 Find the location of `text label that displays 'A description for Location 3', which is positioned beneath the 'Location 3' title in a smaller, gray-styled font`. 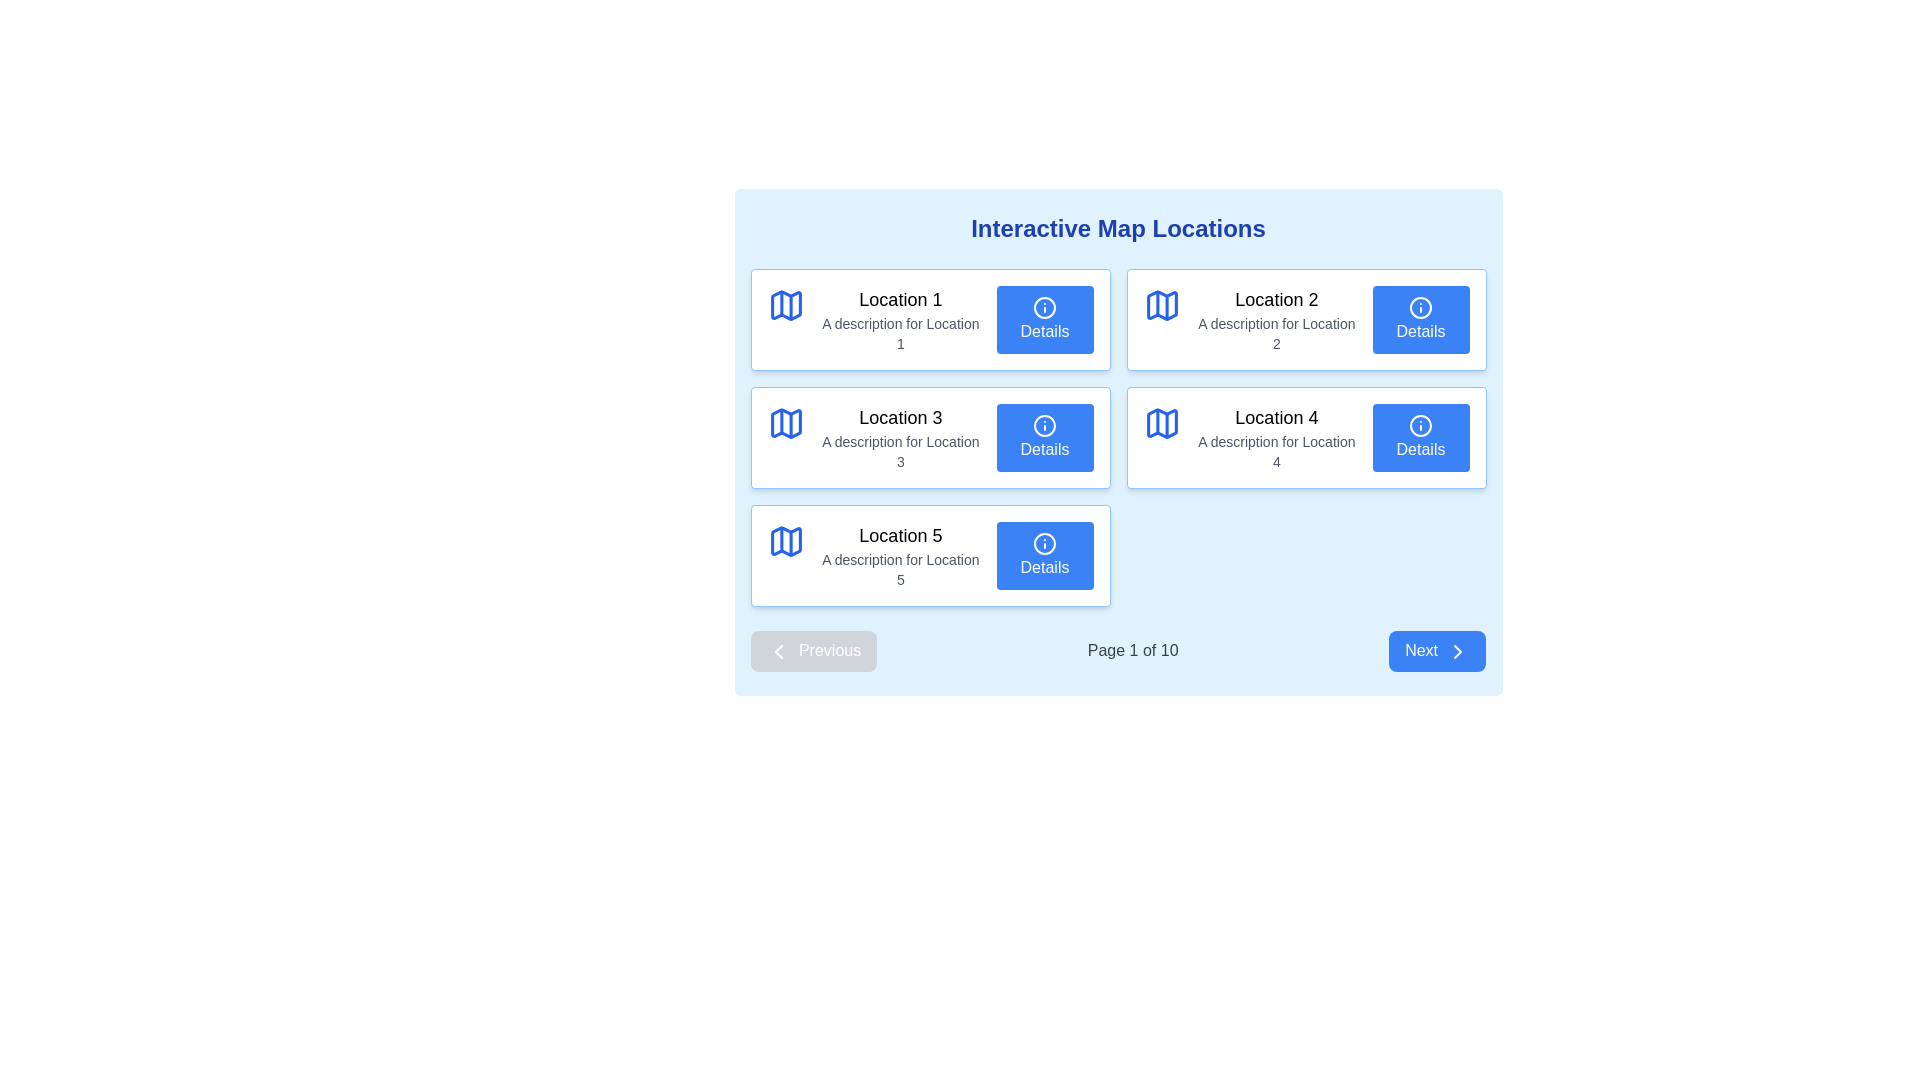

text label that displays 'A description for Location 3', which is positioned beneath the 'Location 3' title in a smaller, gray-styled font is located at coordinates (899, 451).